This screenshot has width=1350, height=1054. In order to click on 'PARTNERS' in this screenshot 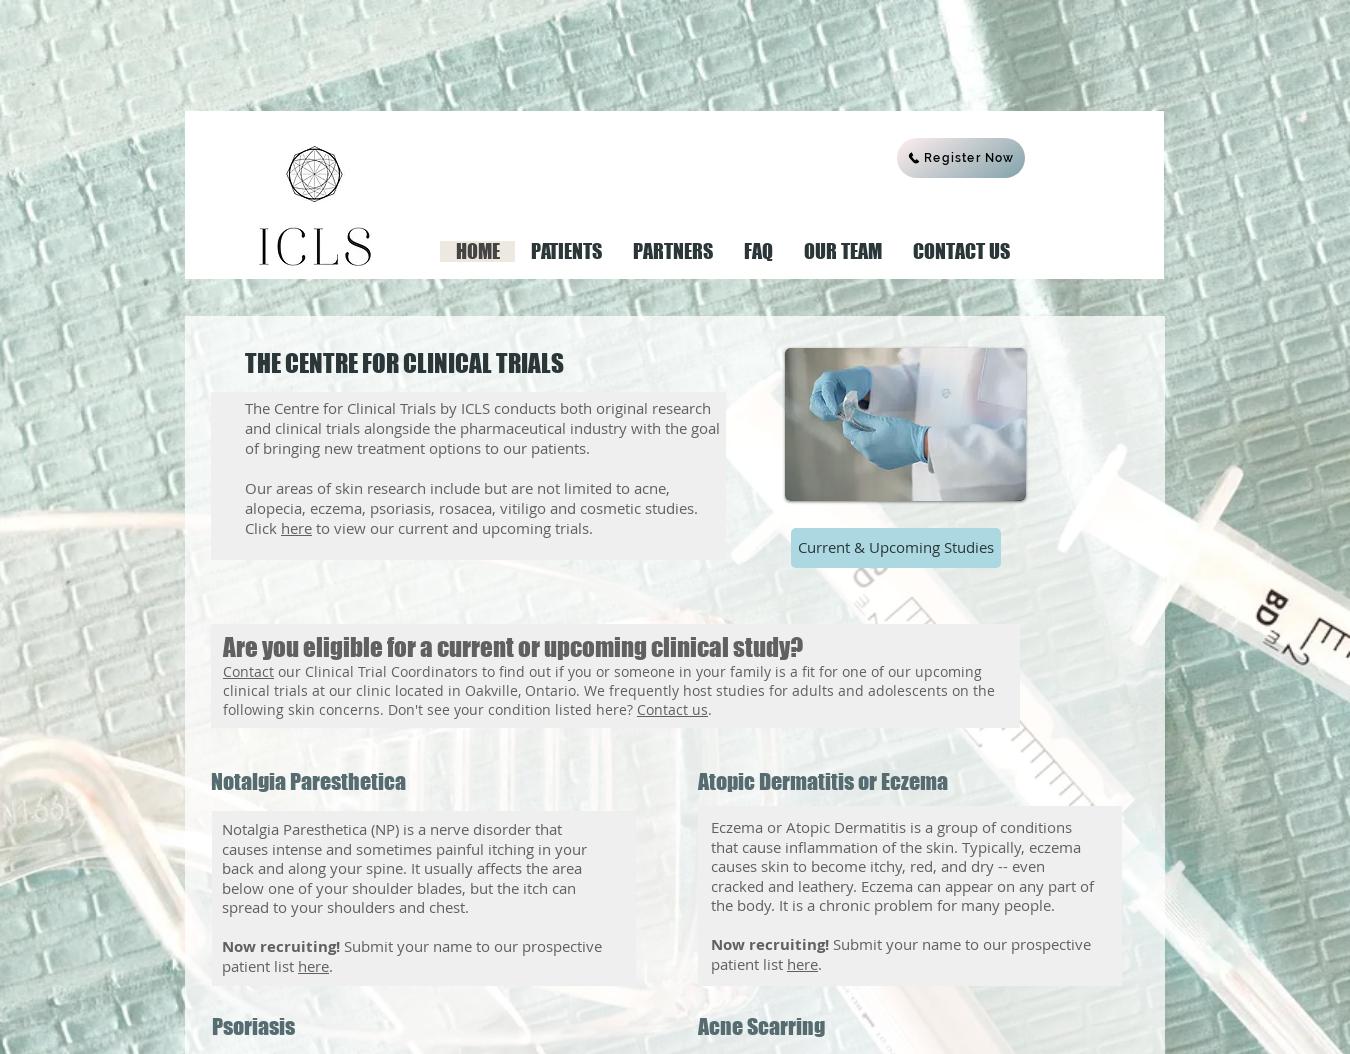, I will do `click(672, 250)`.